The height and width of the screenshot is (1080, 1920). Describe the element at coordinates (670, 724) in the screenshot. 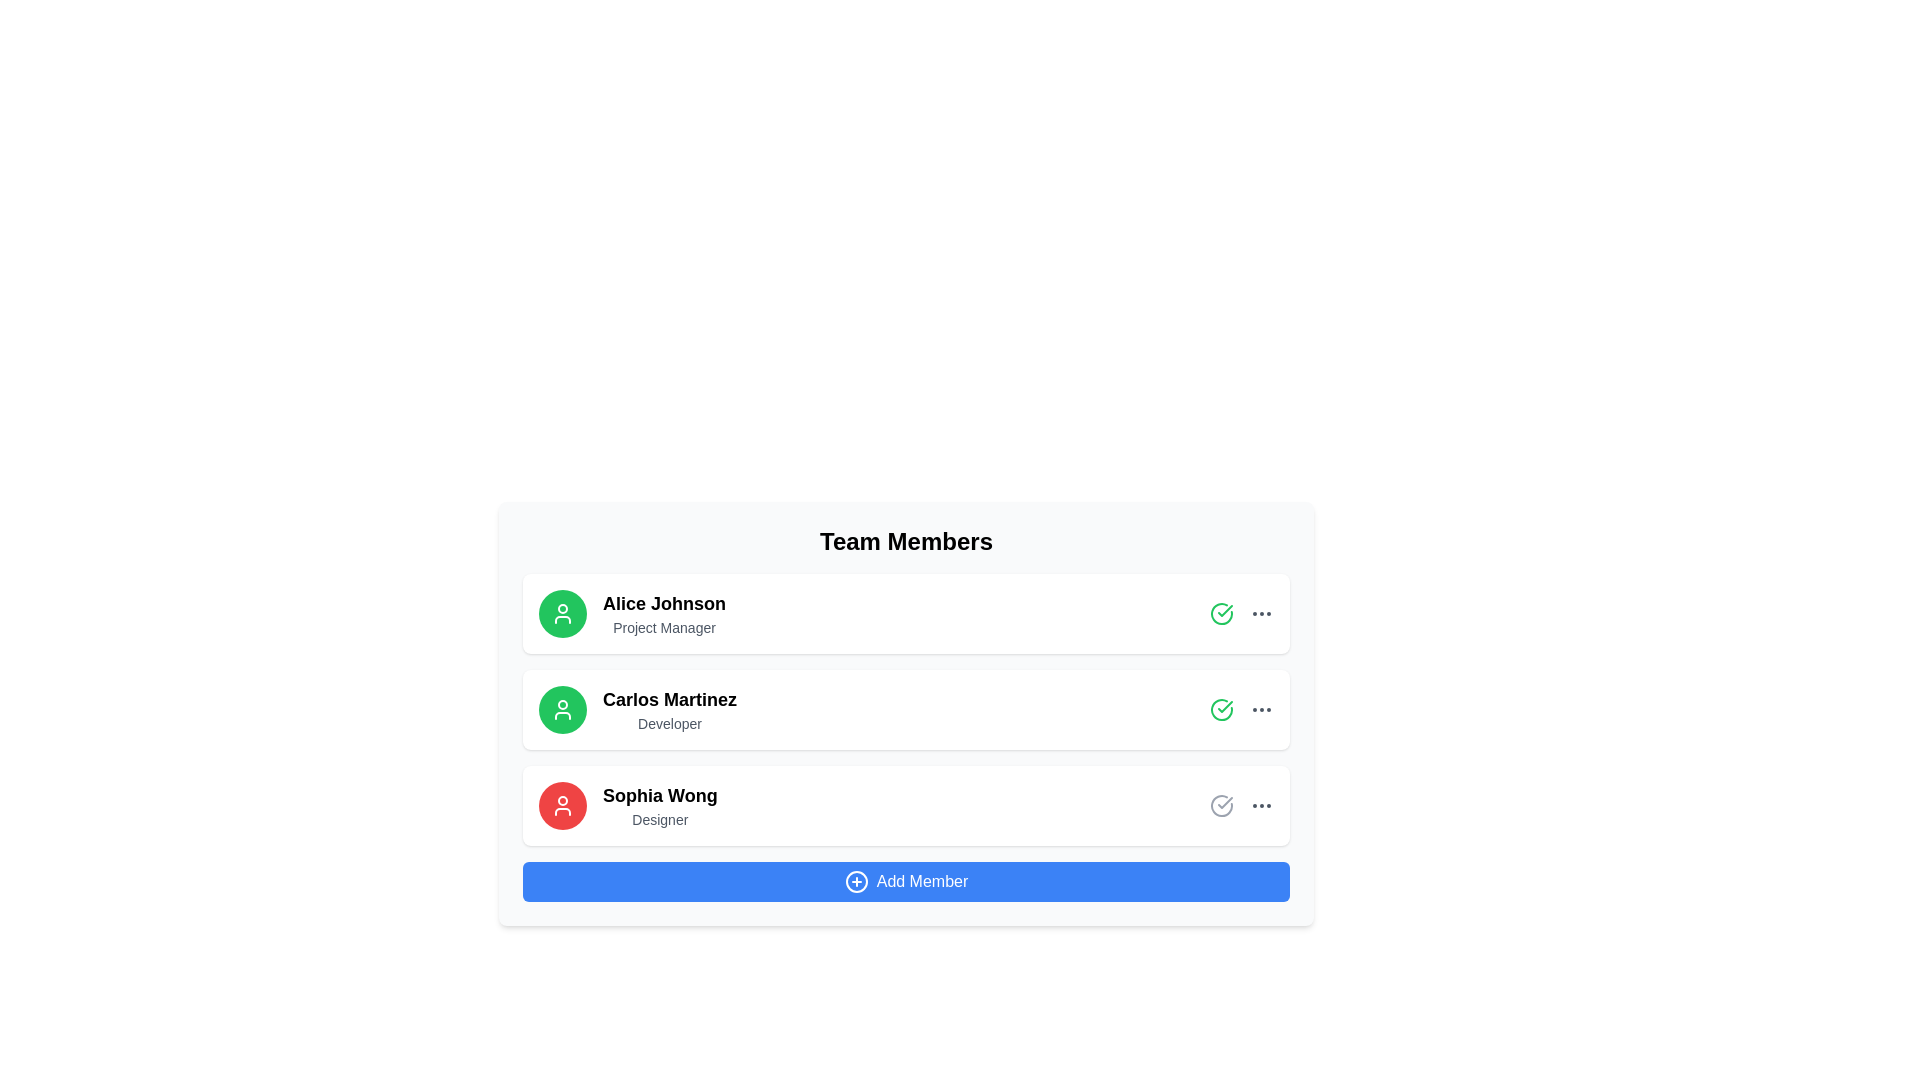

I see `text label displaying 'Developer' located beneath the name 'Carlos Martinez' in his profile card` at that location.